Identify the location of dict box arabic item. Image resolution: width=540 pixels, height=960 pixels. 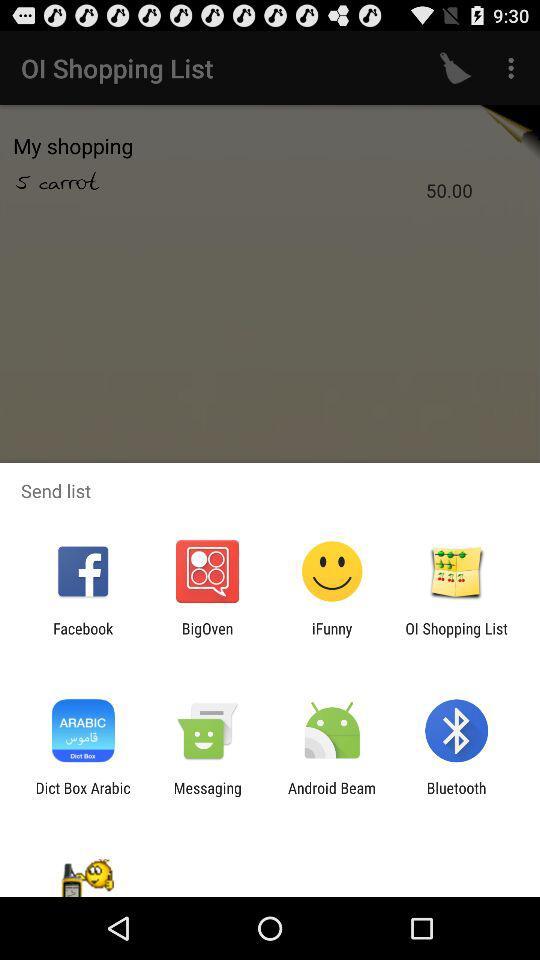
(82, 796).